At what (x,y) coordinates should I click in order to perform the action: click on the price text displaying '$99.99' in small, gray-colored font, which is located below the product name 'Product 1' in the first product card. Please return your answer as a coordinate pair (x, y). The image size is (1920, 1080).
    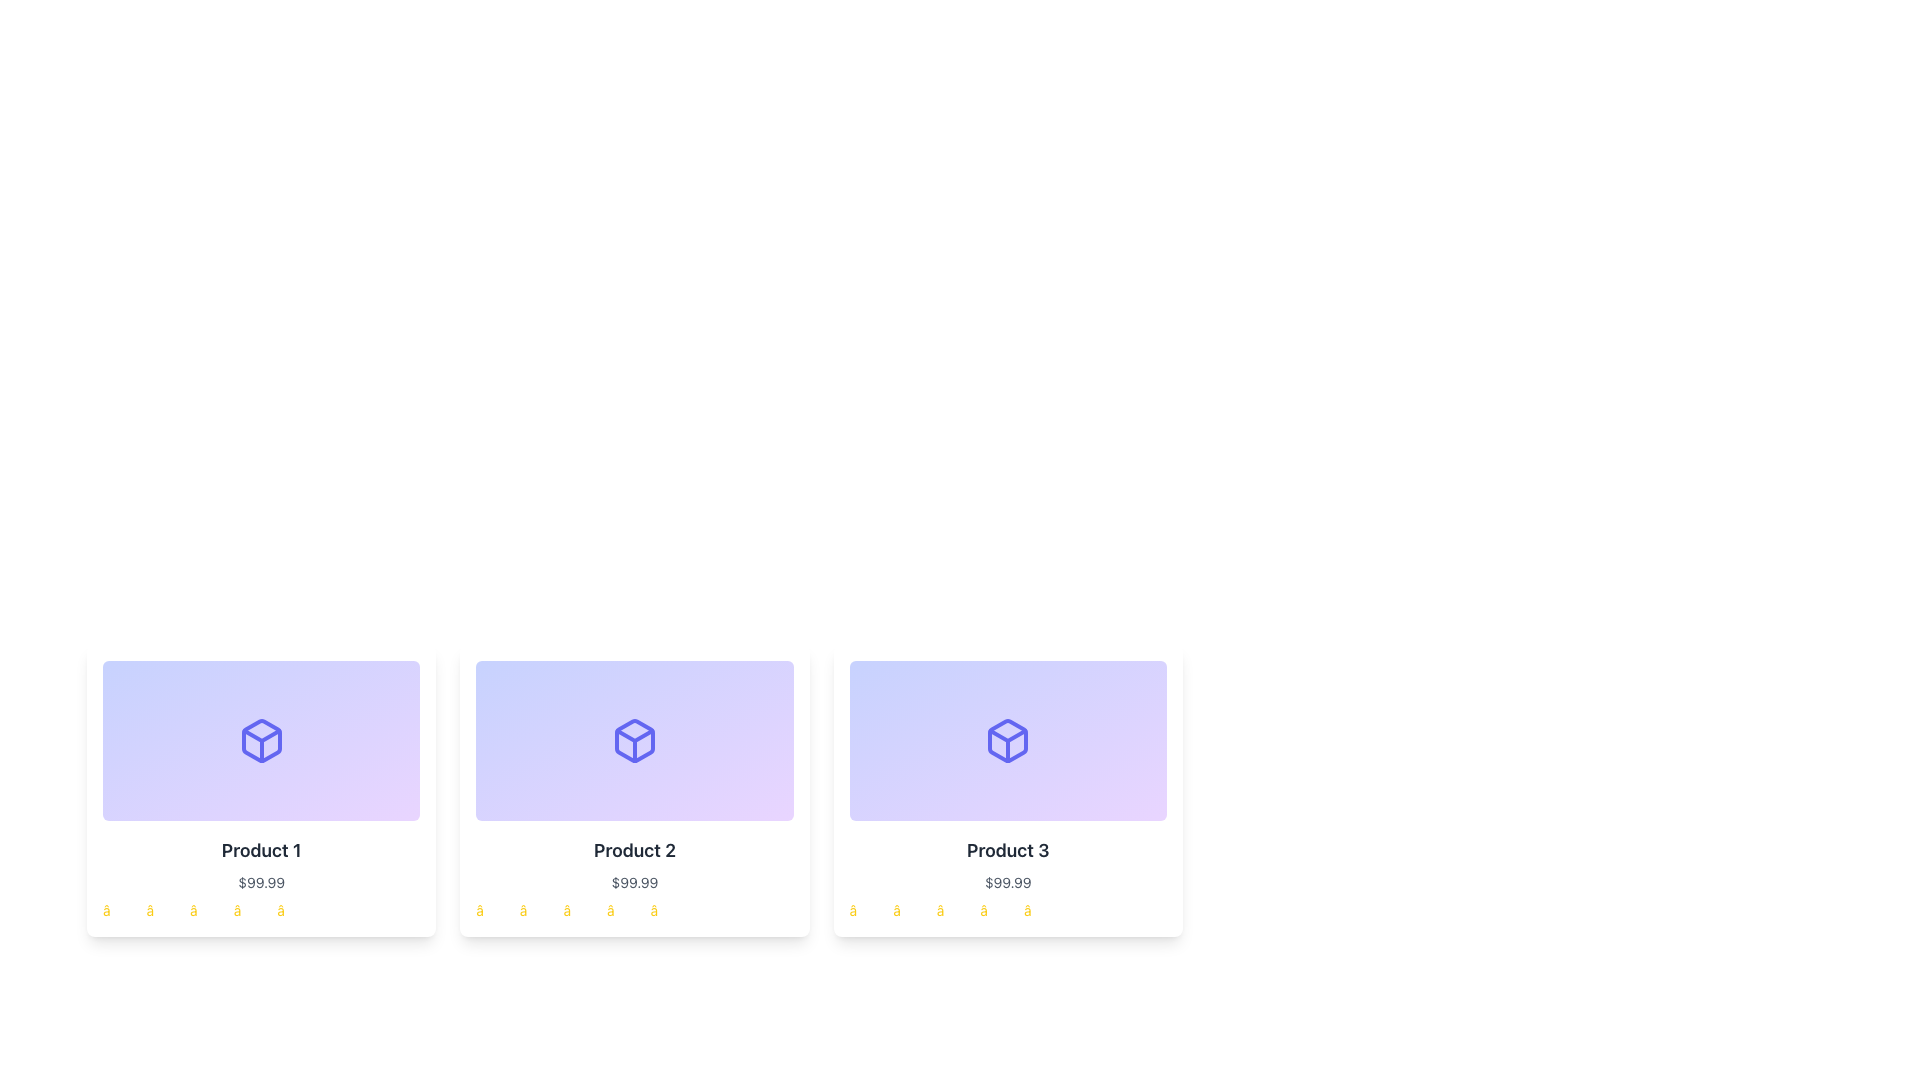
    Looking at the image, I should click on (260, 882).